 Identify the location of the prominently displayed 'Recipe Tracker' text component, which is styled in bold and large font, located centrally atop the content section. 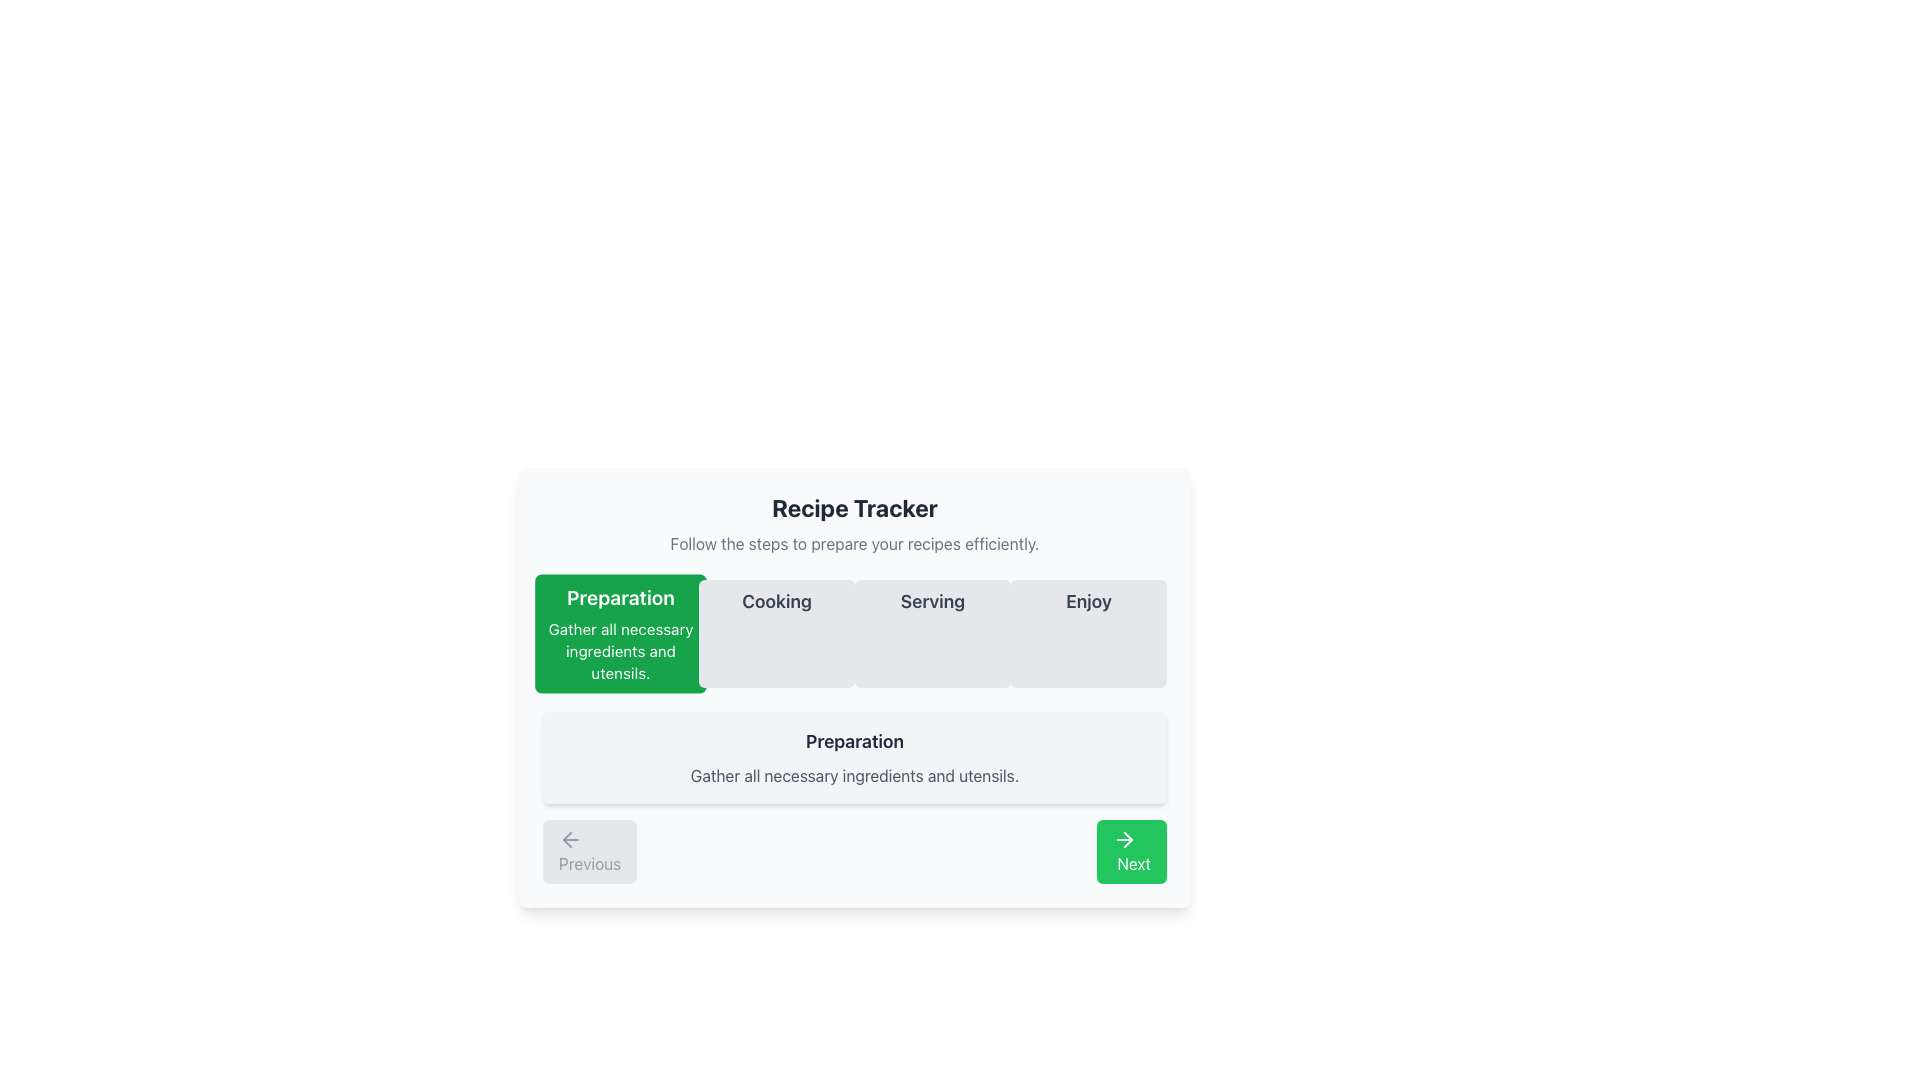
(854, 507).